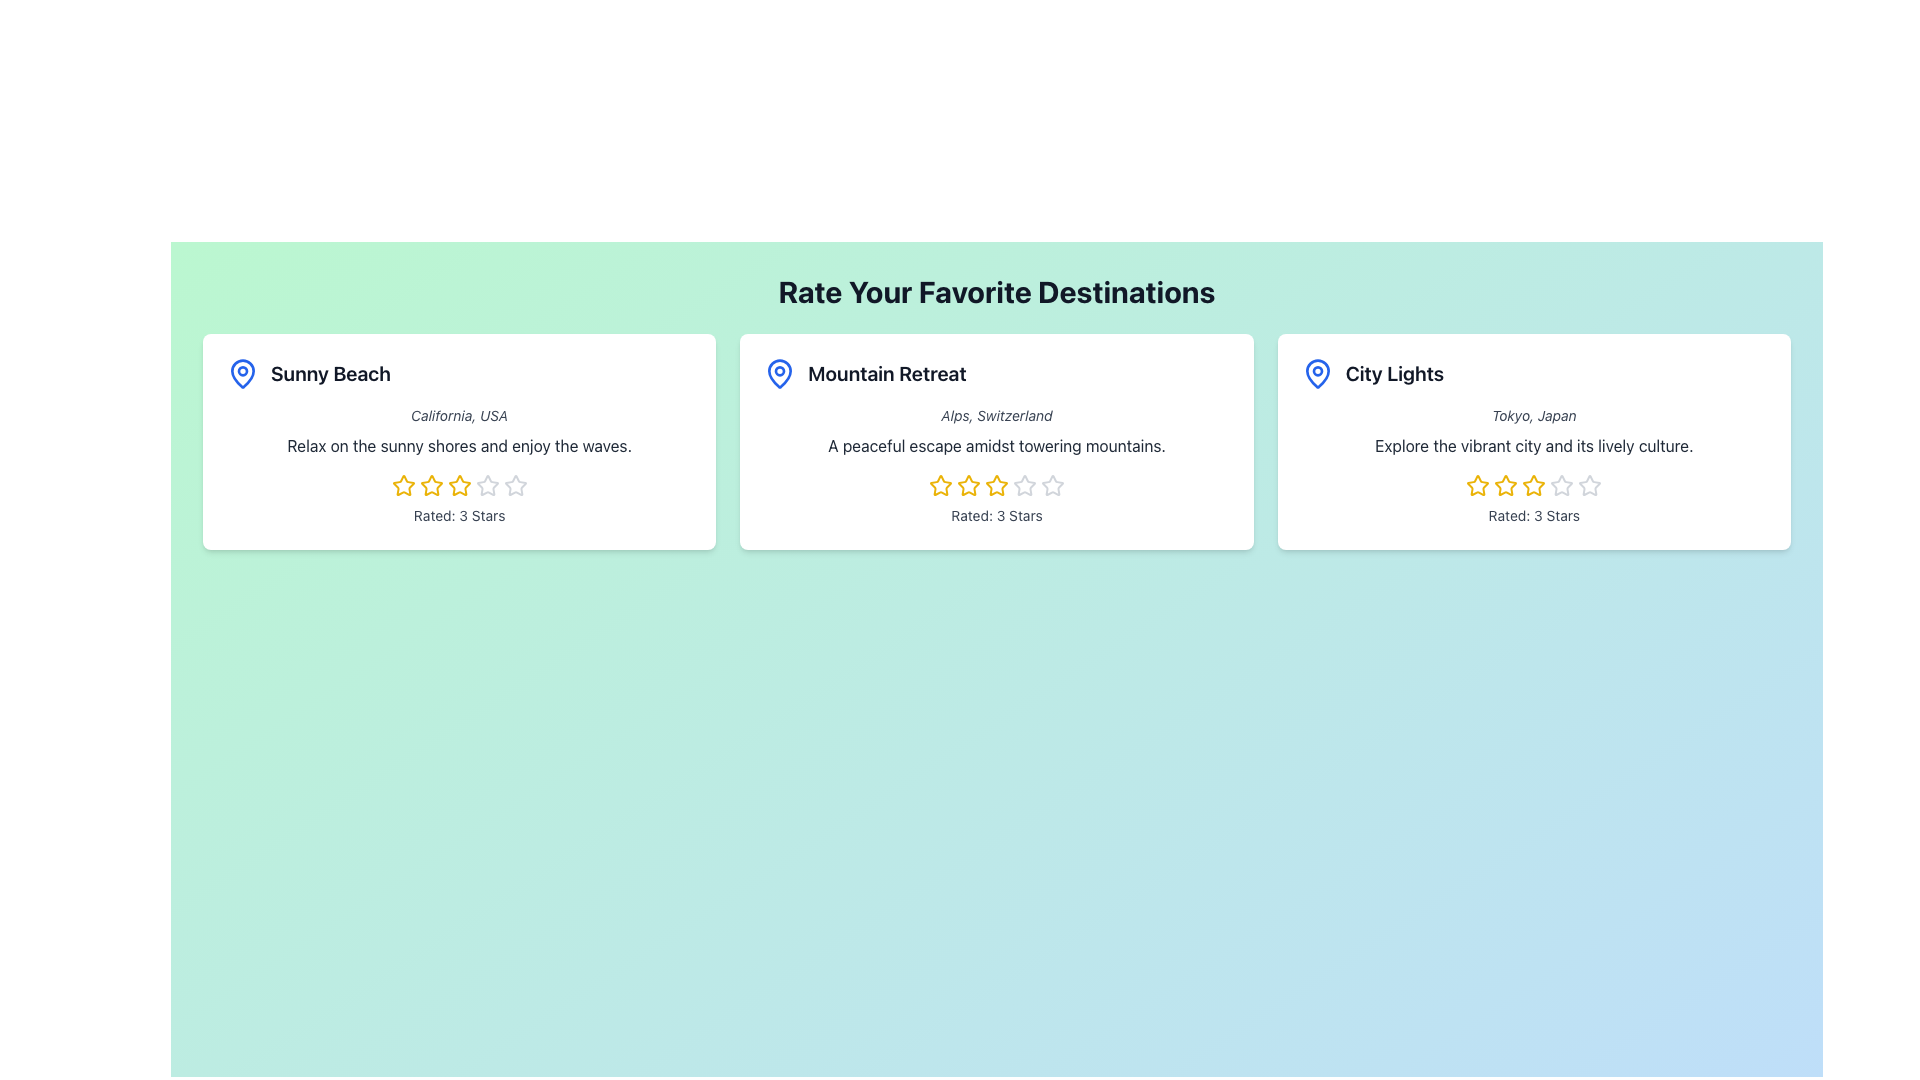  What do you see at coordinates (458, 515) in the screenshot?
I see `the Text Label that indicates the rating of the item described in the 'Sunny Beach' card, positioned below the star rating and the description text` at bounding box center [458, 515].